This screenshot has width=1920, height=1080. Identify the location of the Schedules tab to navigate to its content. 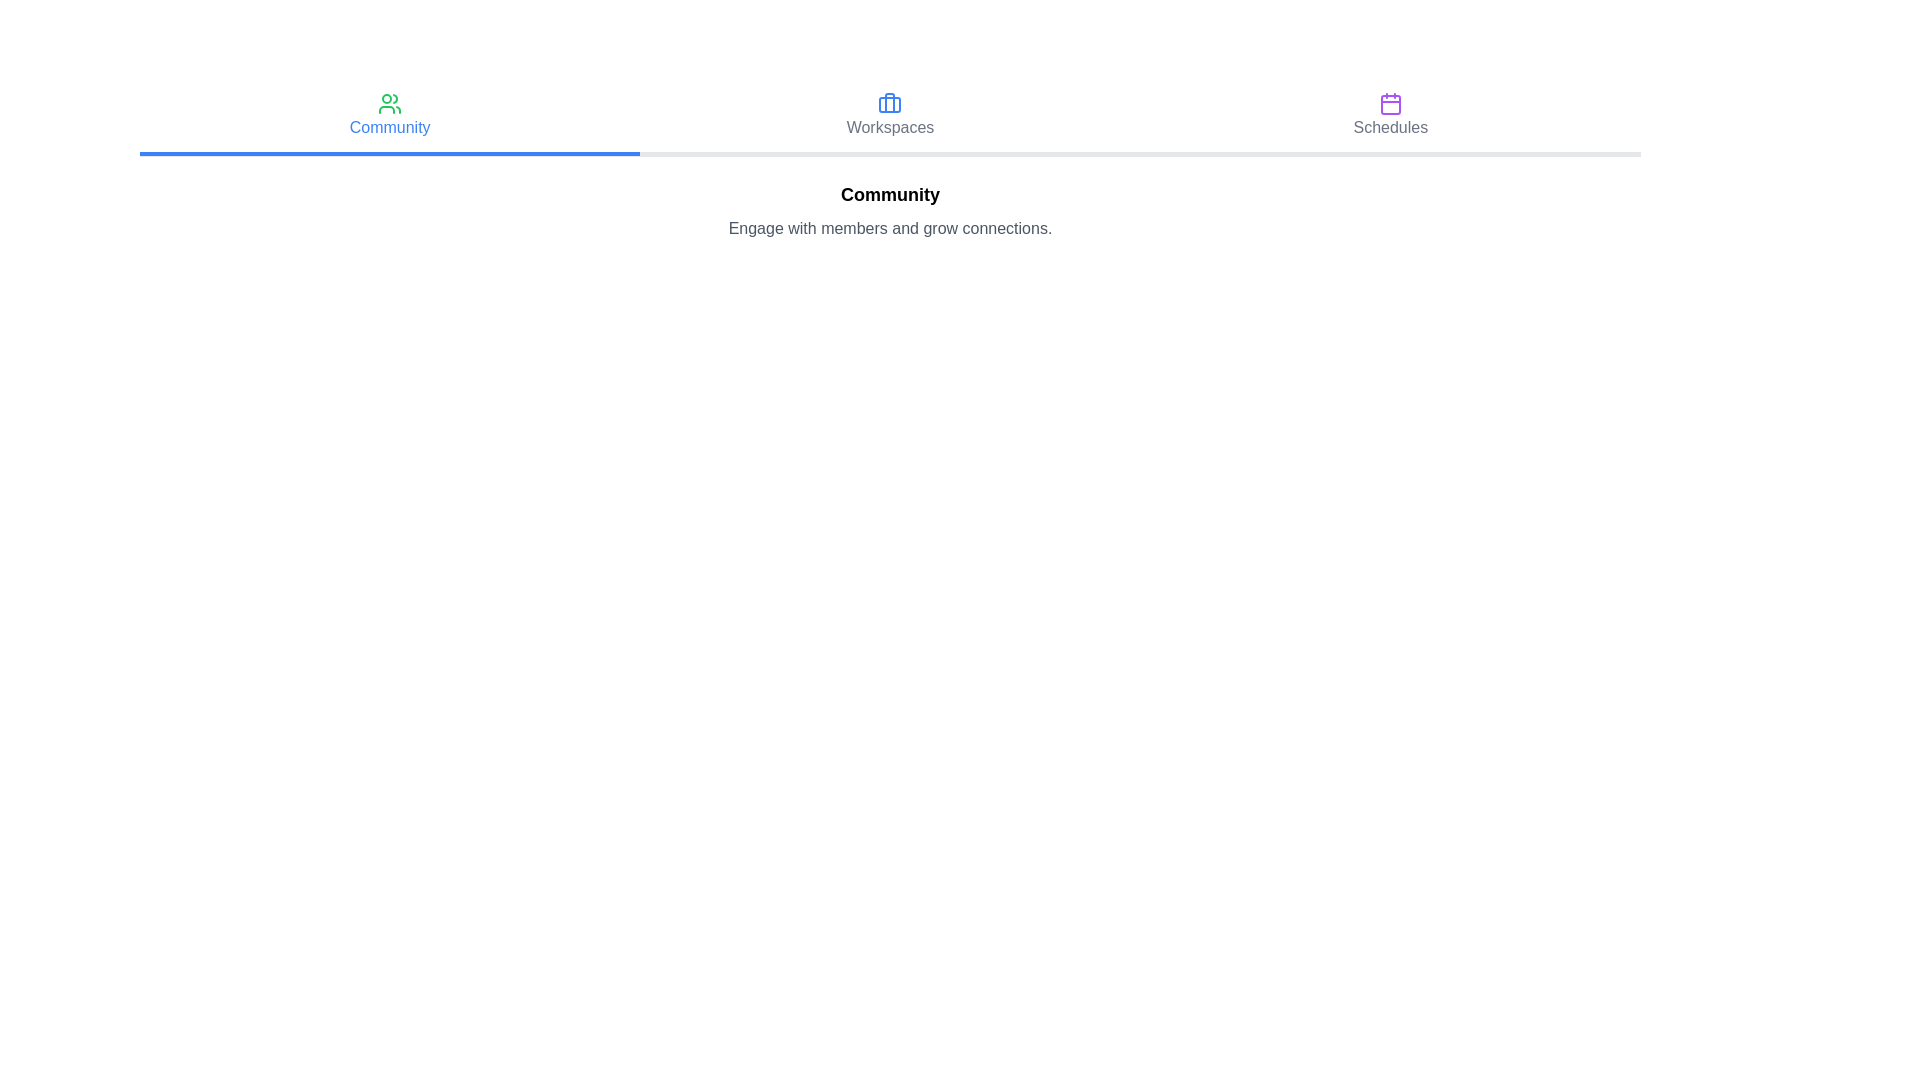
(1389, 118).